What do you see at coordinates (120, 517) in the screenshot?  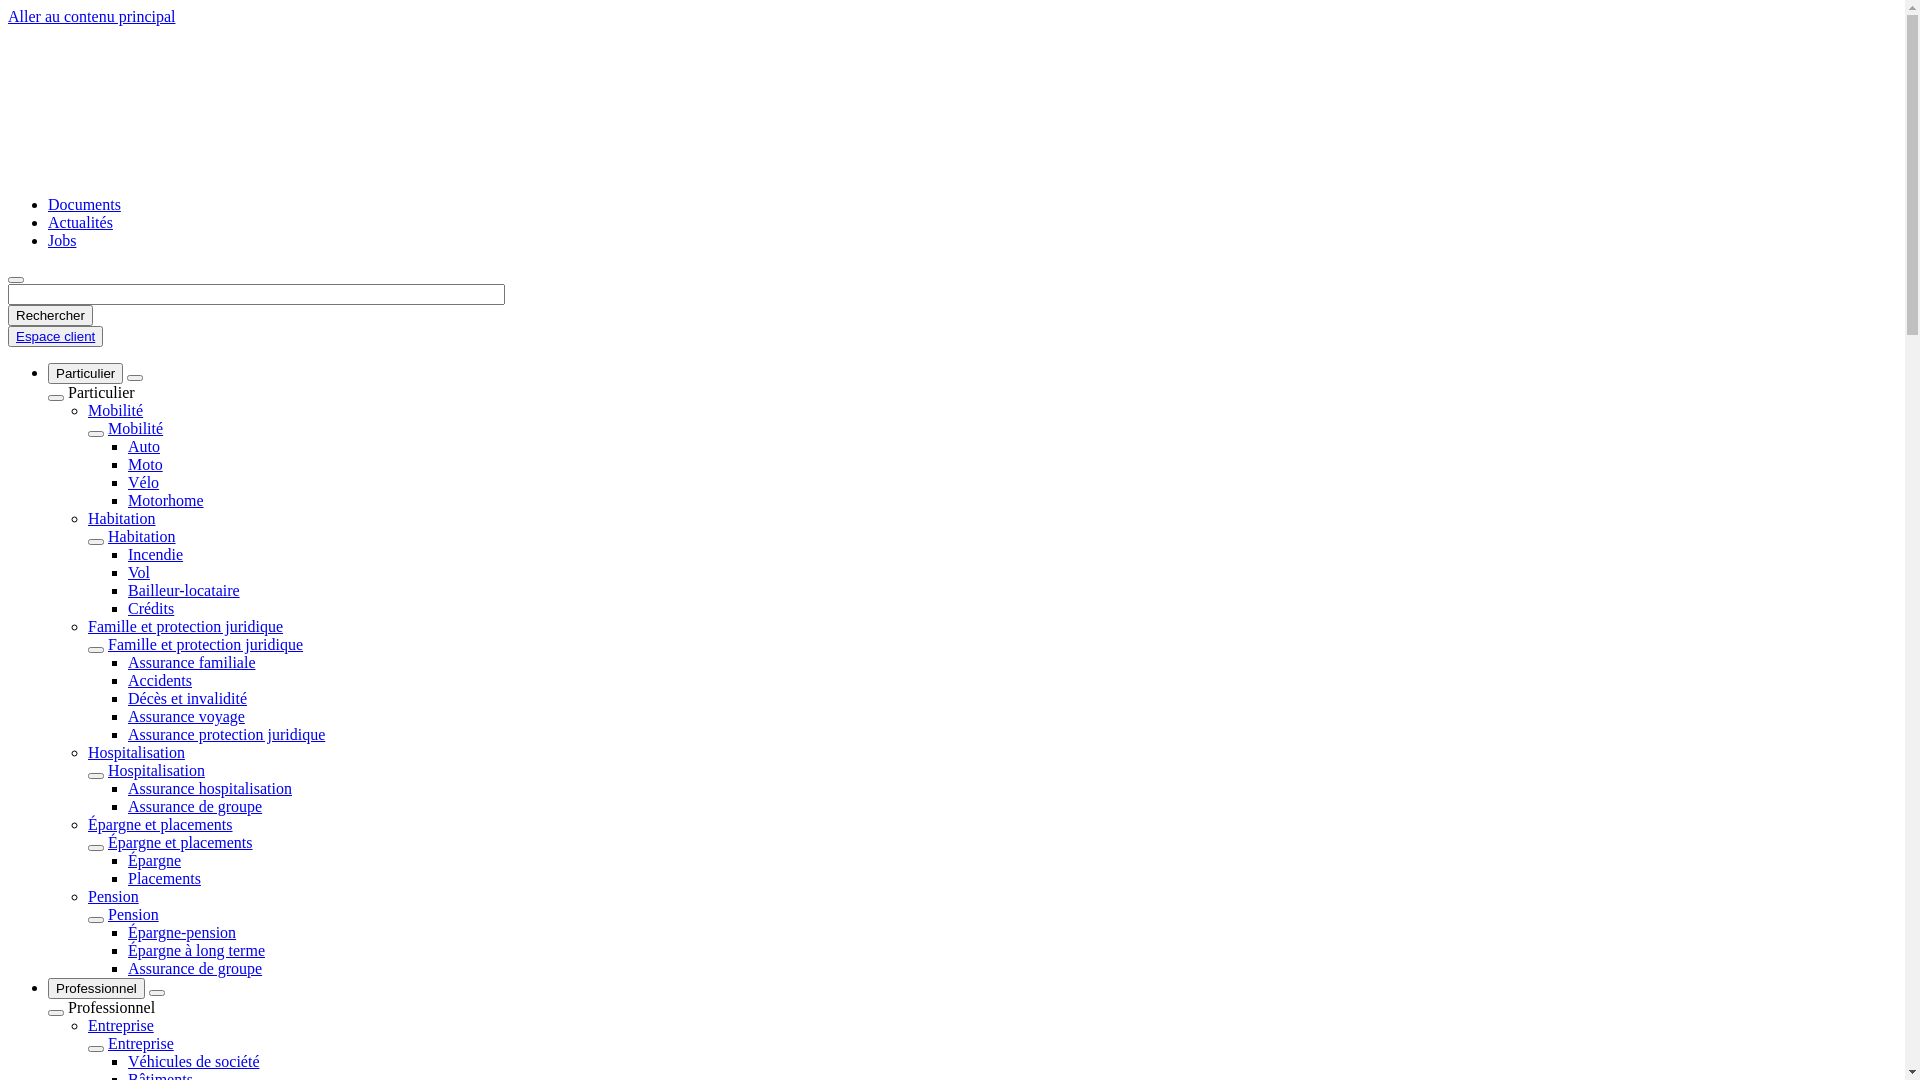 I see `'Habitation'` at bounding box center [120, 517].